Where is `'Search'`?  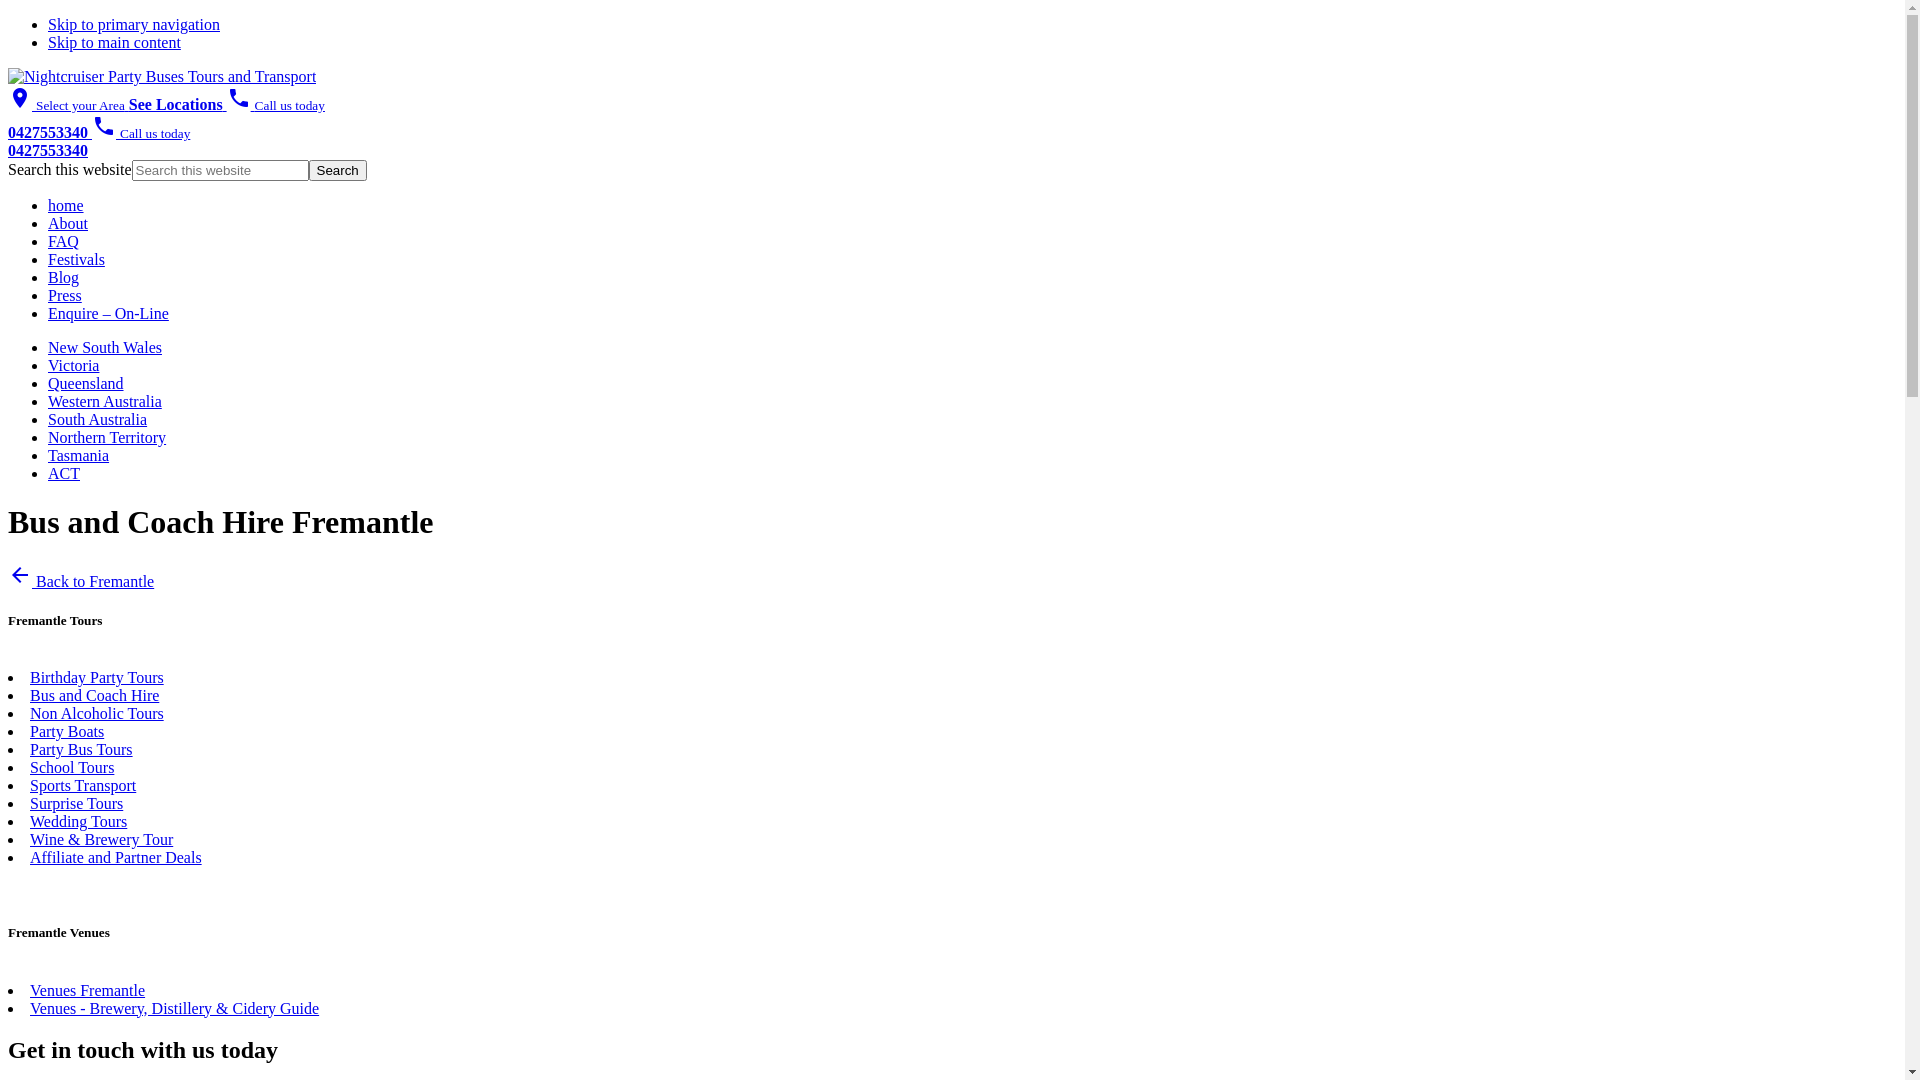 'Search' is located at coordinates (337, 169).